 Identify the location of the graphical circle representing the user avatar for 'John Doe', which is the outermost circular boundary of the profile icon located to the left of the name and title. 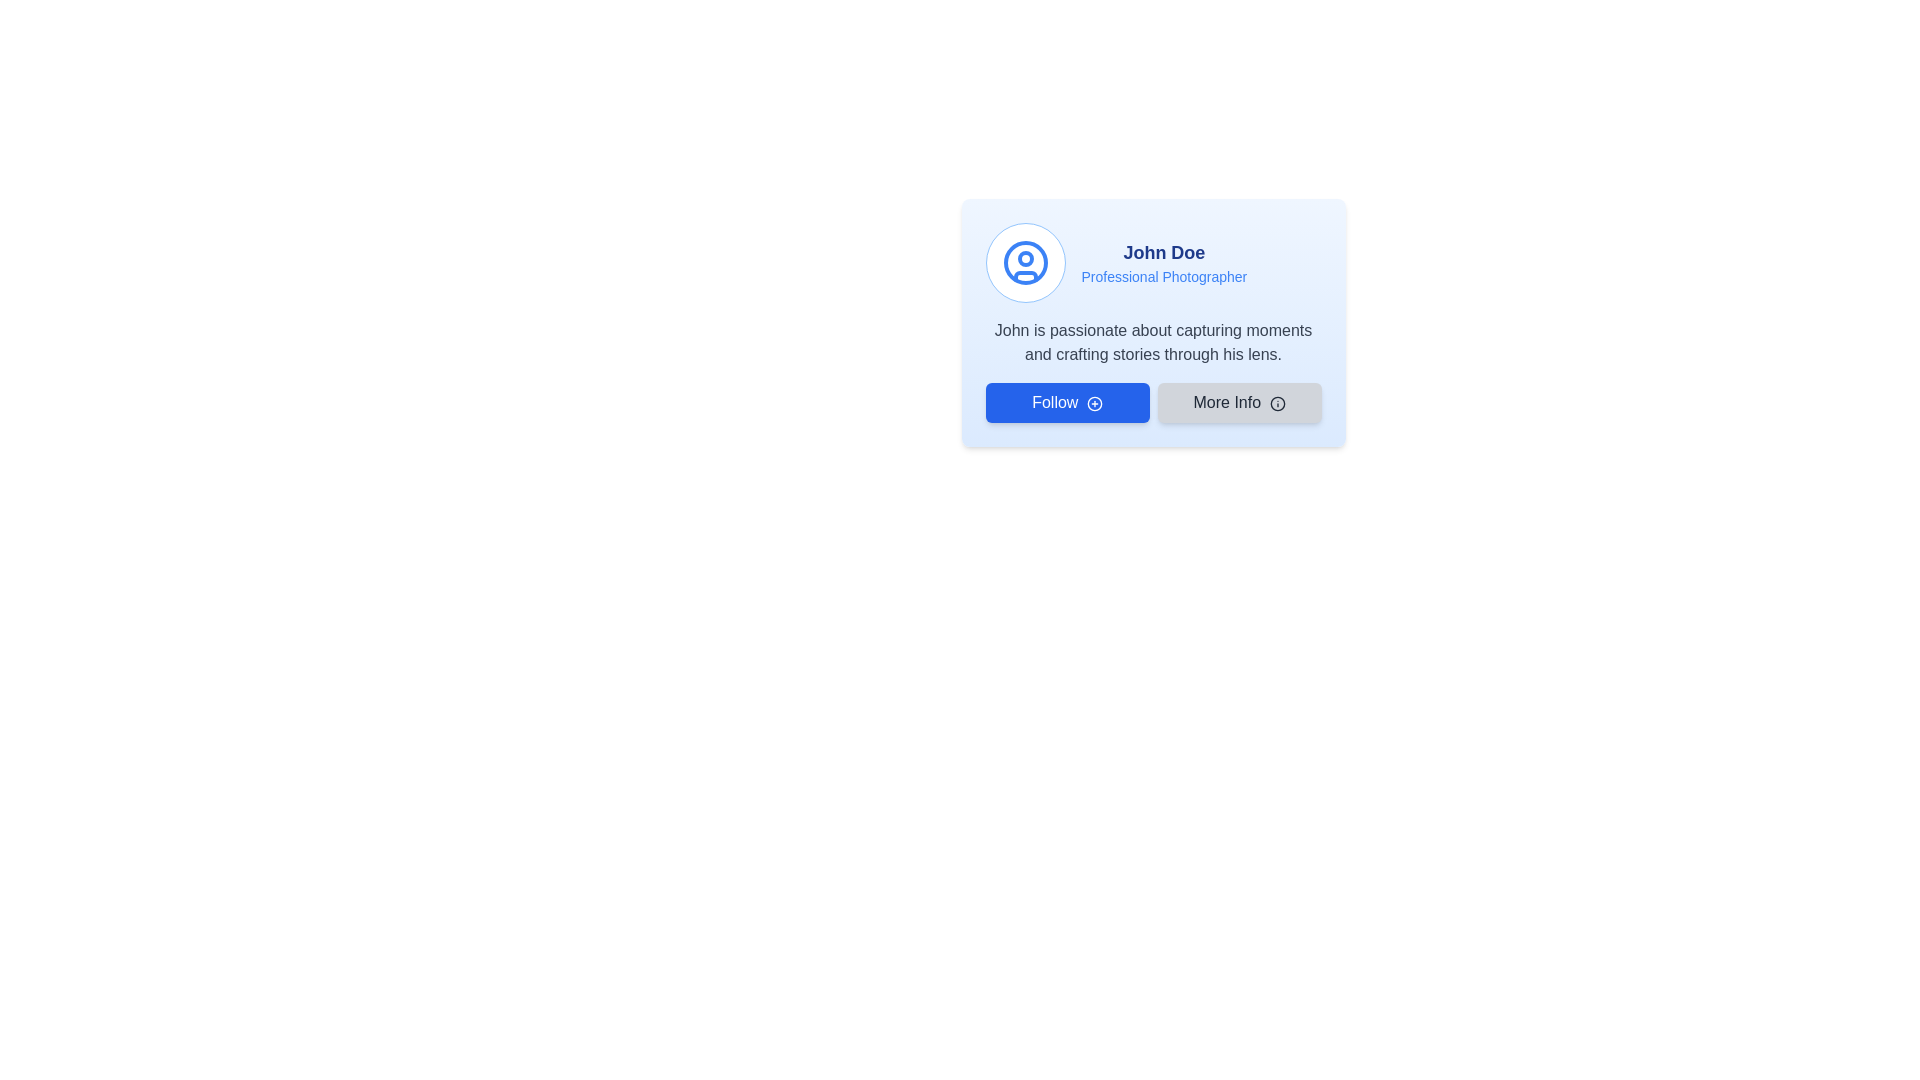
(1025, 261).